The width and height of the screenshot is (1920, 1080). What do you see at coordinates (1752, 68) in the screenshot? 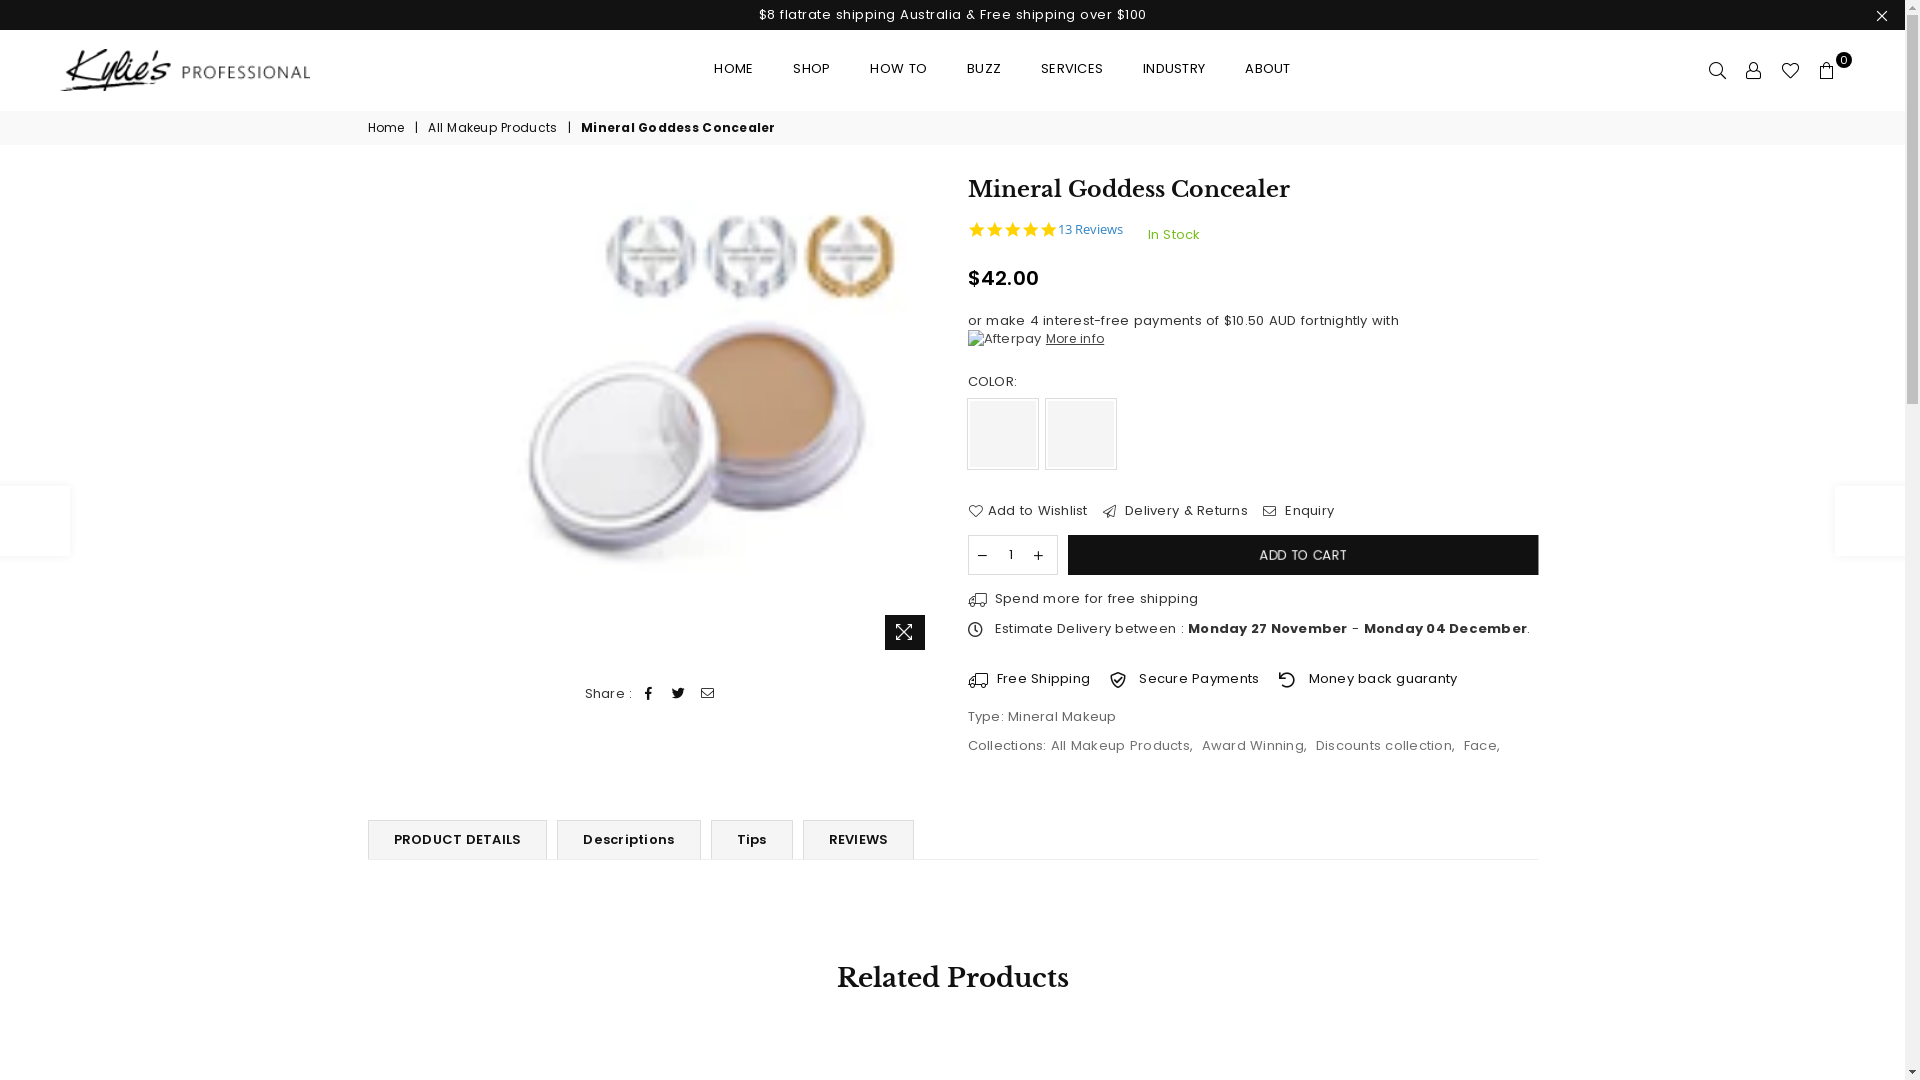
I see `'My Account'` at bounding box center [1752, 68].